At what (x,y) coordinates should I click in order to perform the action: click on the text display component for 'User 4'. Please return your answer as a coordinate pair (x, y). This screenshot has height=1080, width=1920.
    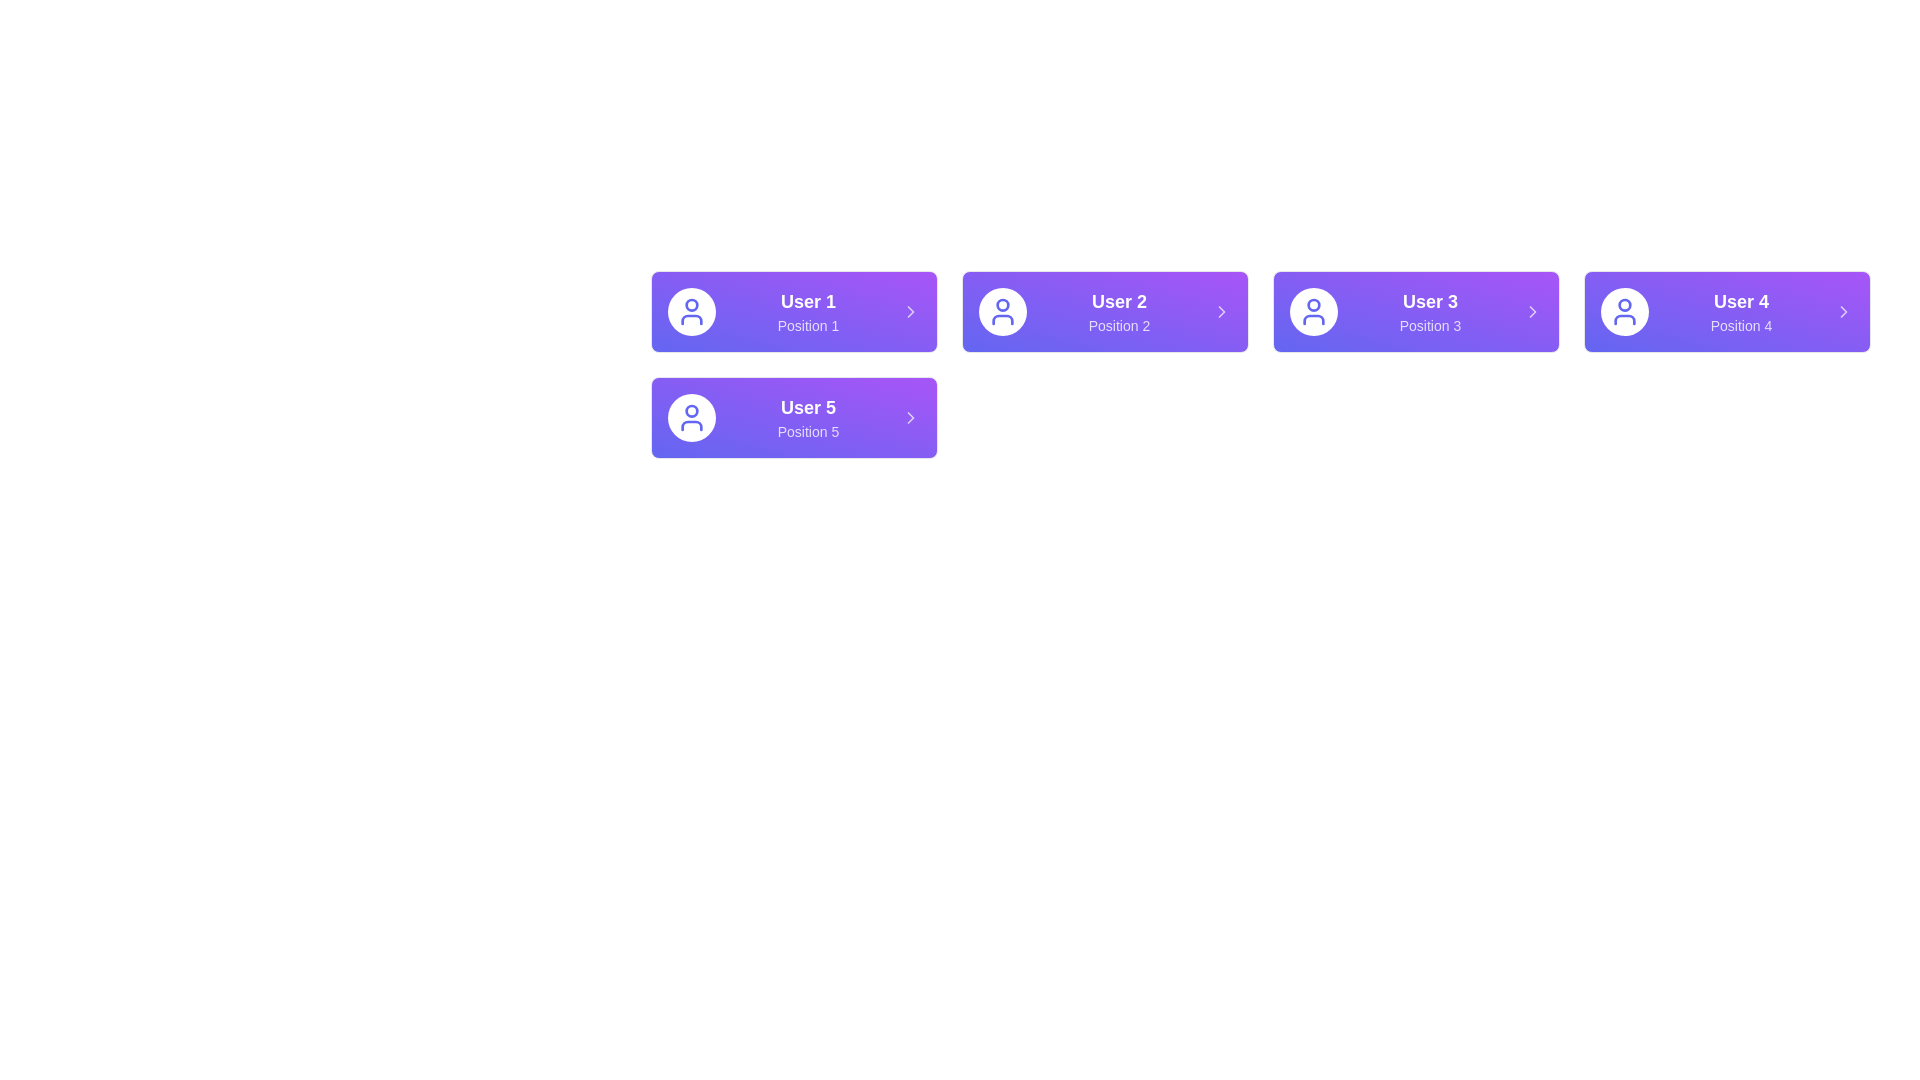
    Looking at the image, I should click on (1740, 312).